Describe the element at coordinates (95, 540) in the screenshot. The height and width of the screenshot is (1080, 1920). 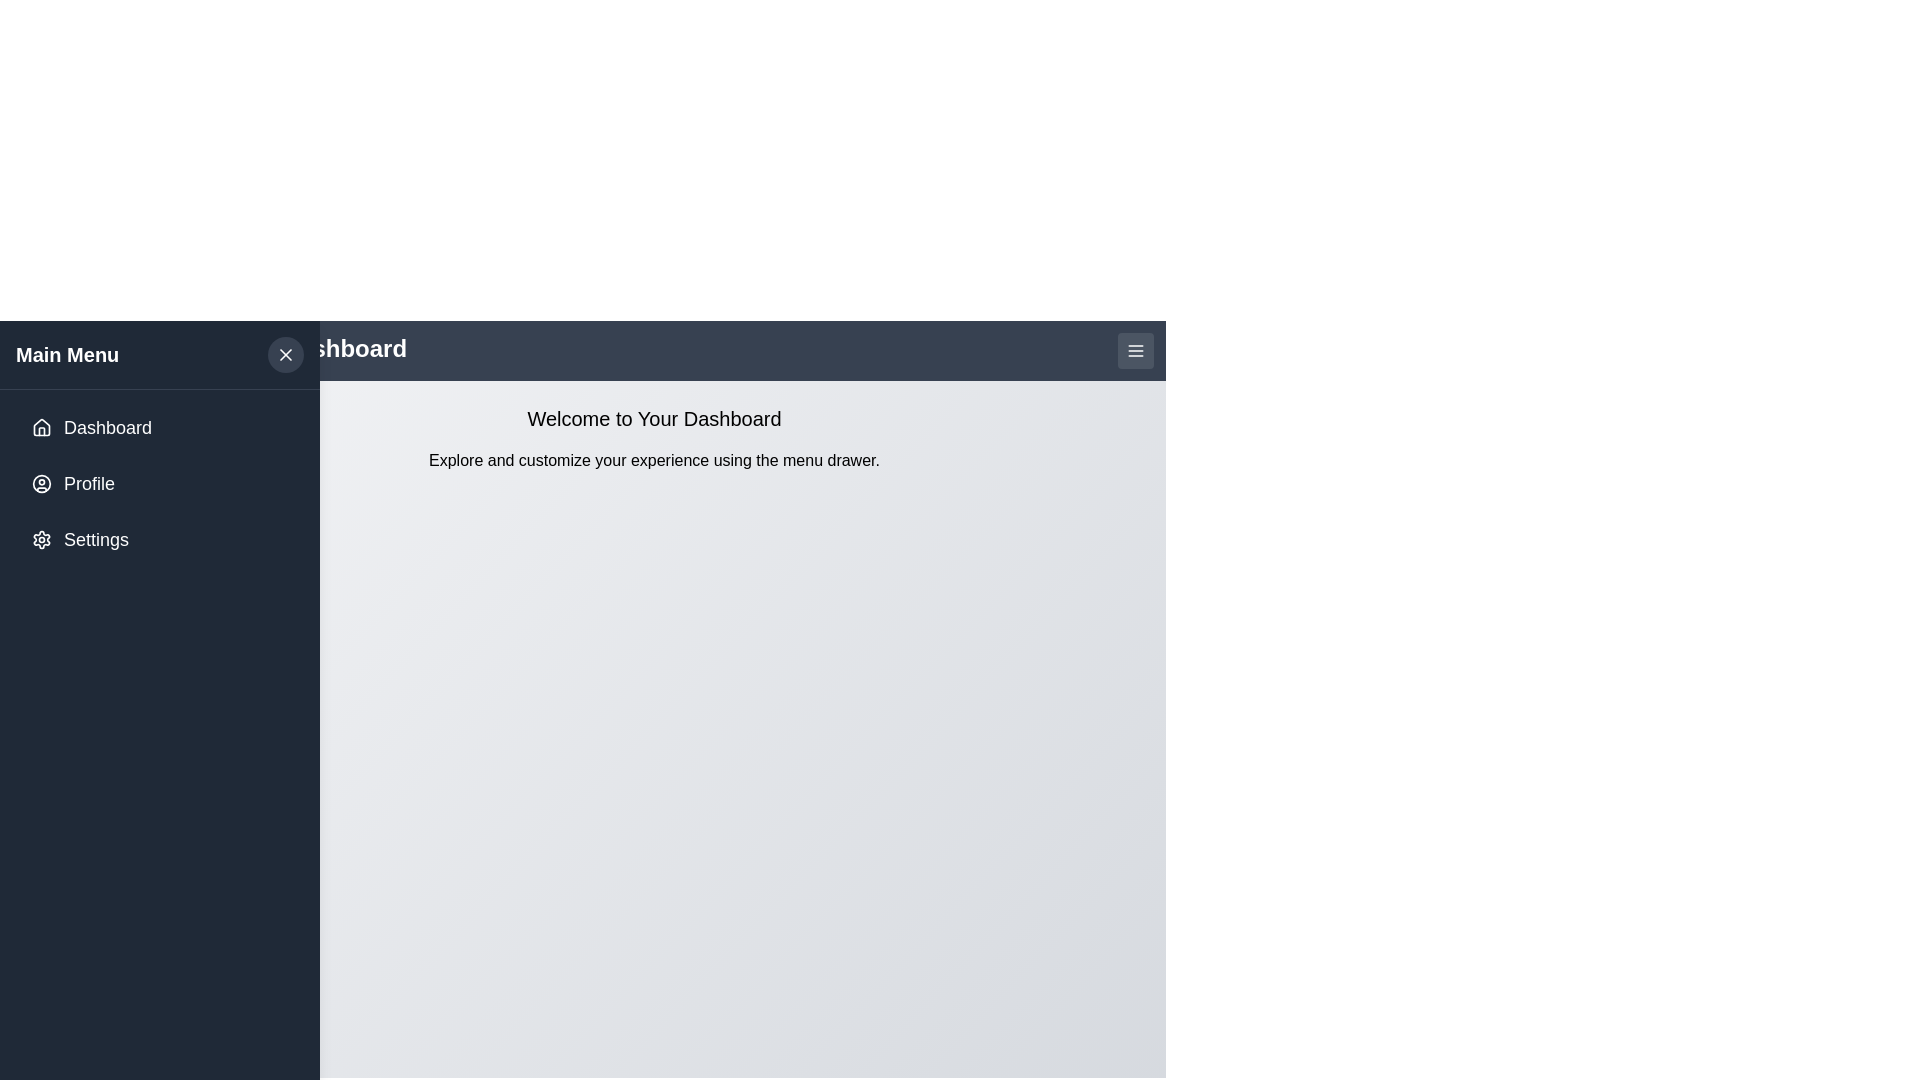
I see `'Settings' text label which is the third item in the vertical sidebar menu, styled in a large font and located below the 'Profile' item` at that location.